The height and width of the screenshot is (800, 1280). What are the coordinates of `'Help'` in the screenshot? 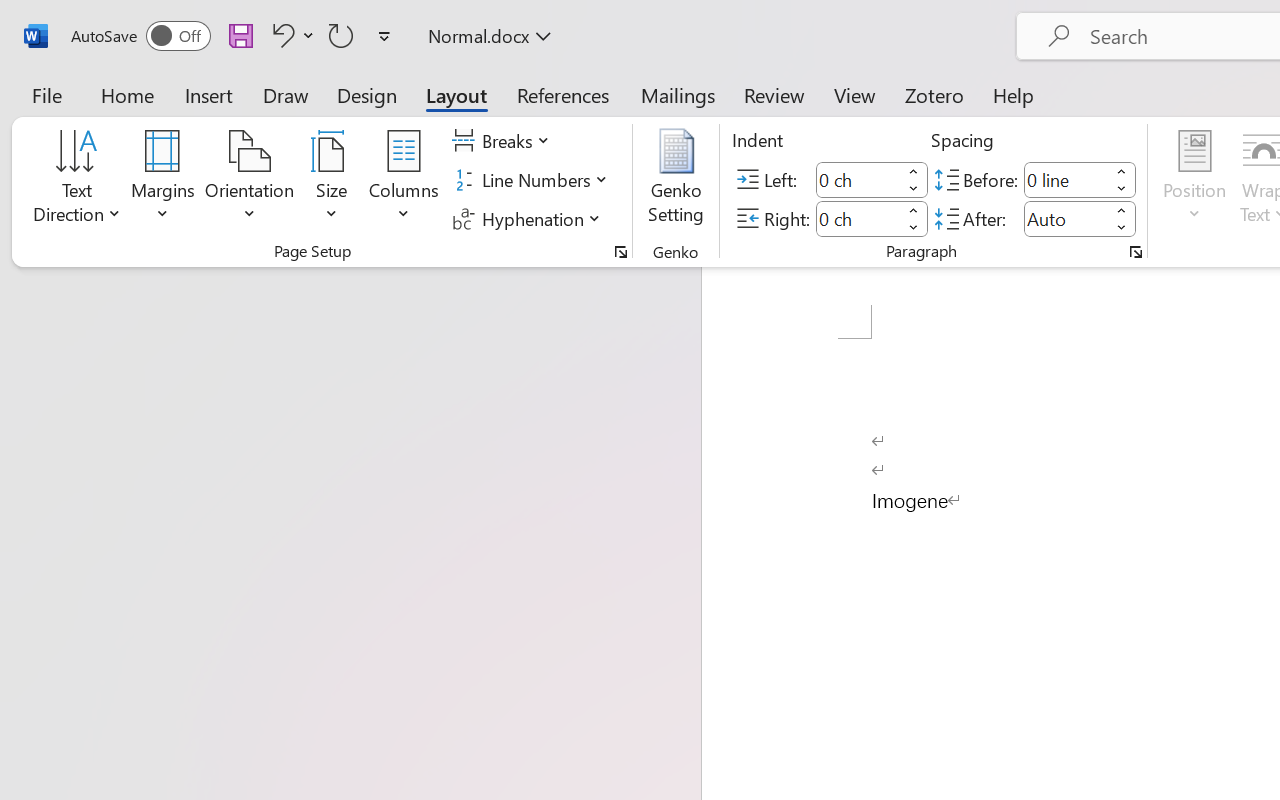 It's located at (1013, 94).